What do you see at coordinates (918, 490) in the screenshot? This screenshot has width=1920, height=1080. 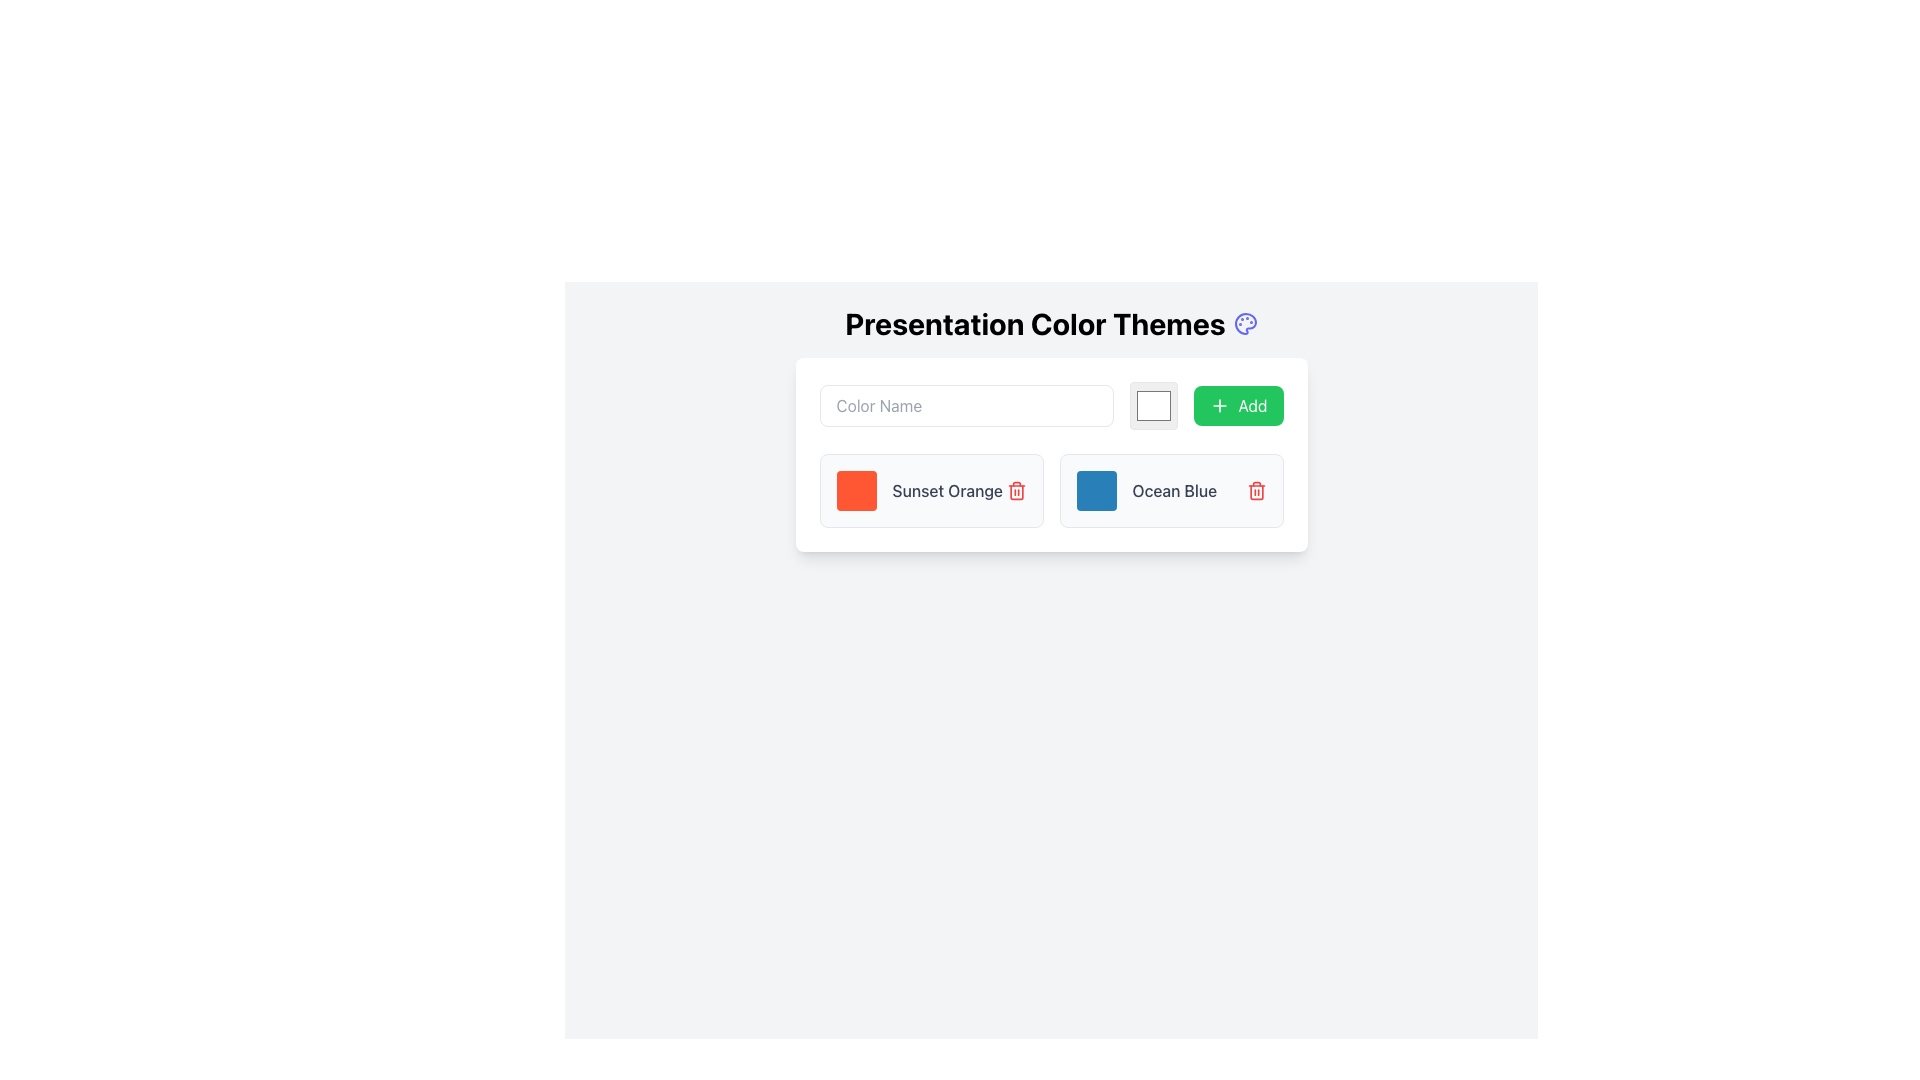 I see `the text 'Sunset Orange' next to the orange colored square in the 'Presentation Color Themes' section` at bounding box center [918, 490].